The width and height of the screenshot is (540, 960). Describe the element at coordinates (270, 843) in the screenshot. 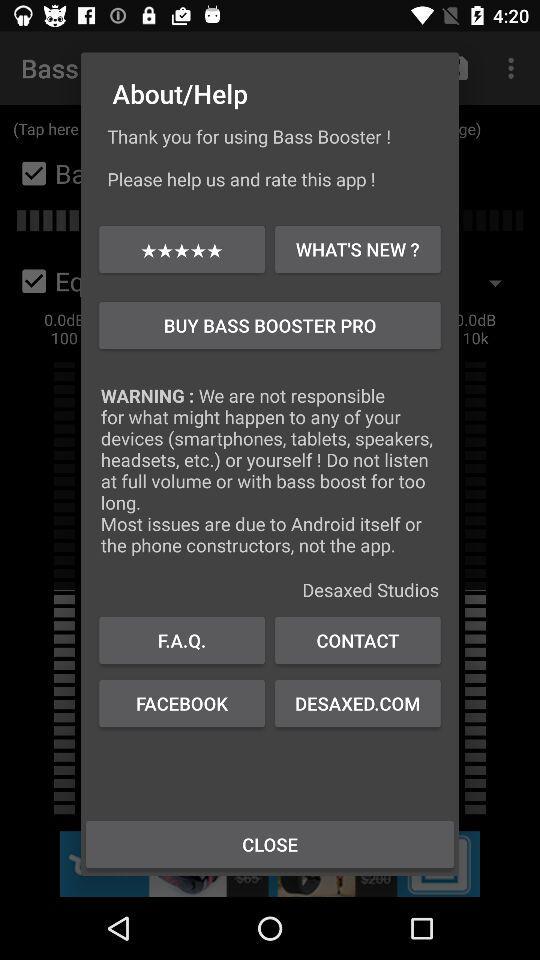

I see `close item` at that location.